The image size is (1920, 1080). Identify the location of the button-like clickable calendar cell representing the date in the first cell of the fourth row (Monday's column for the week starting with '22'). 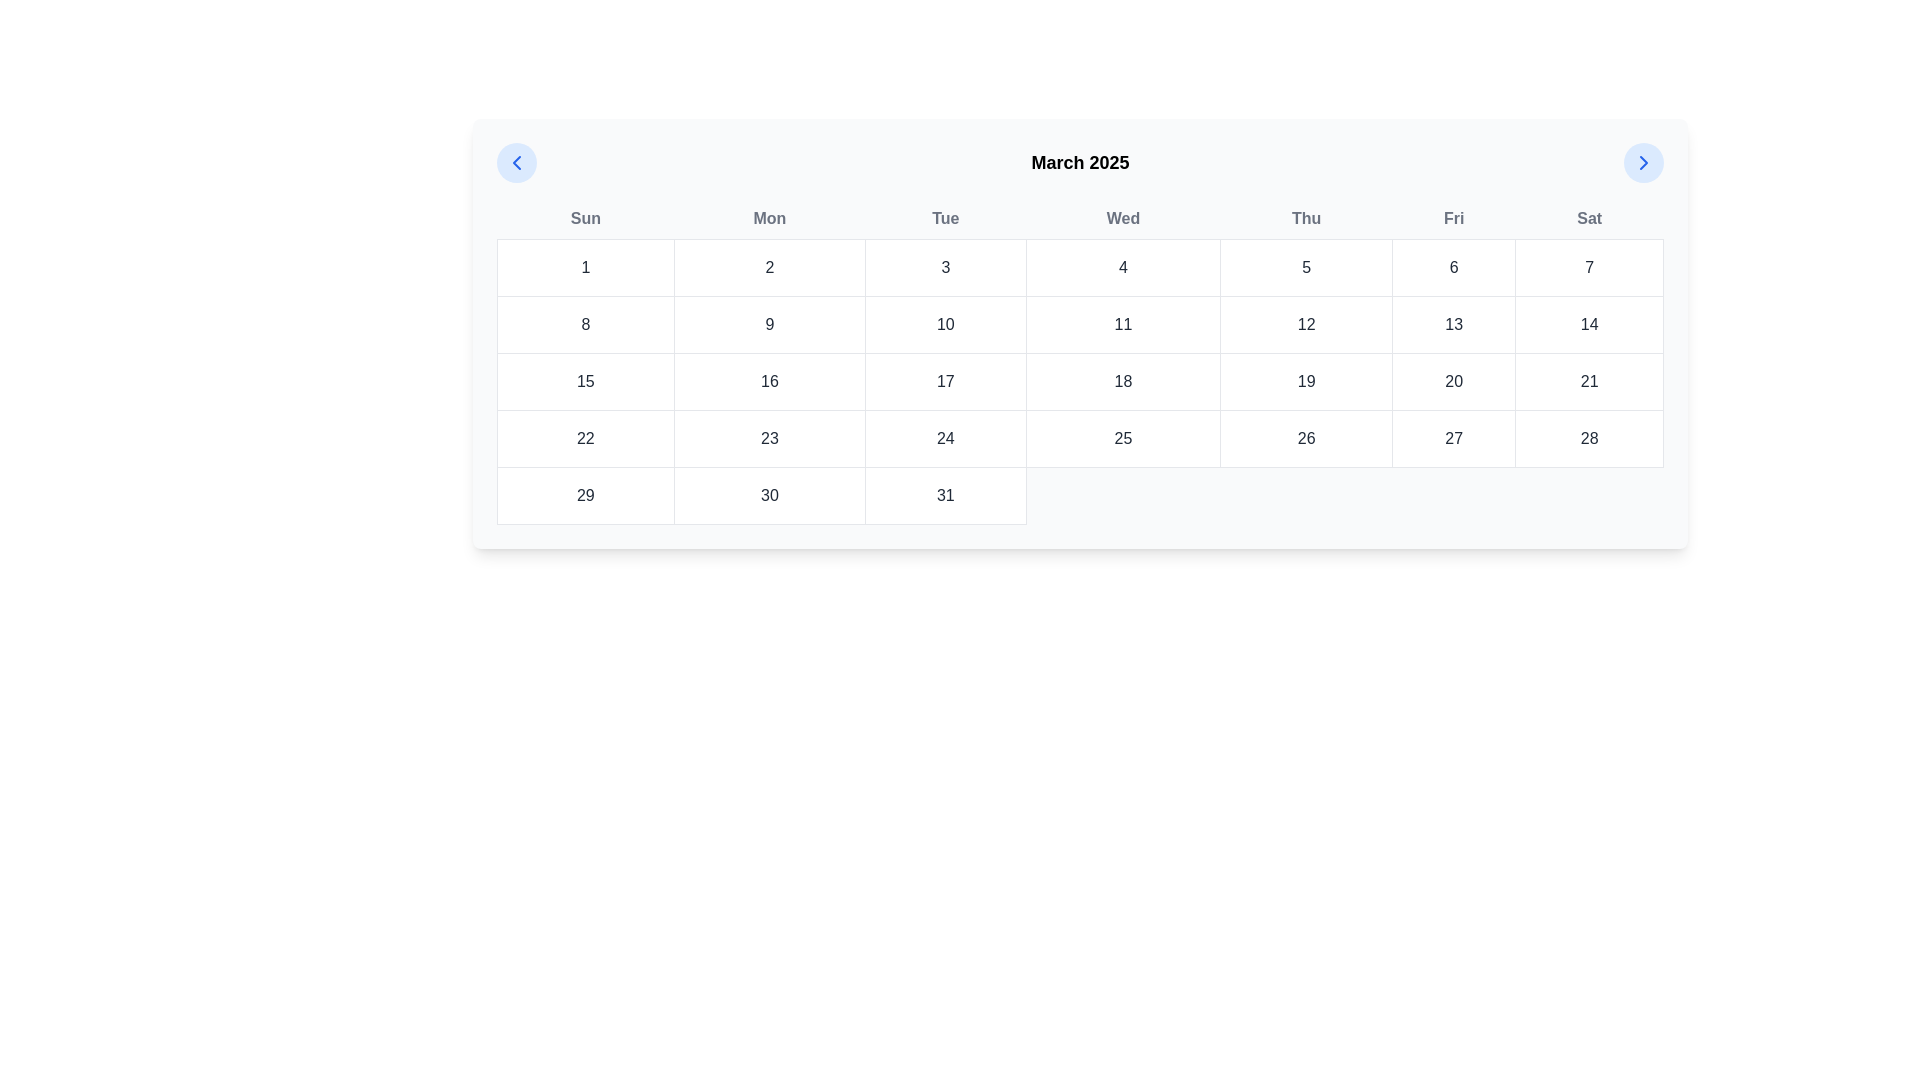
(584, 438).